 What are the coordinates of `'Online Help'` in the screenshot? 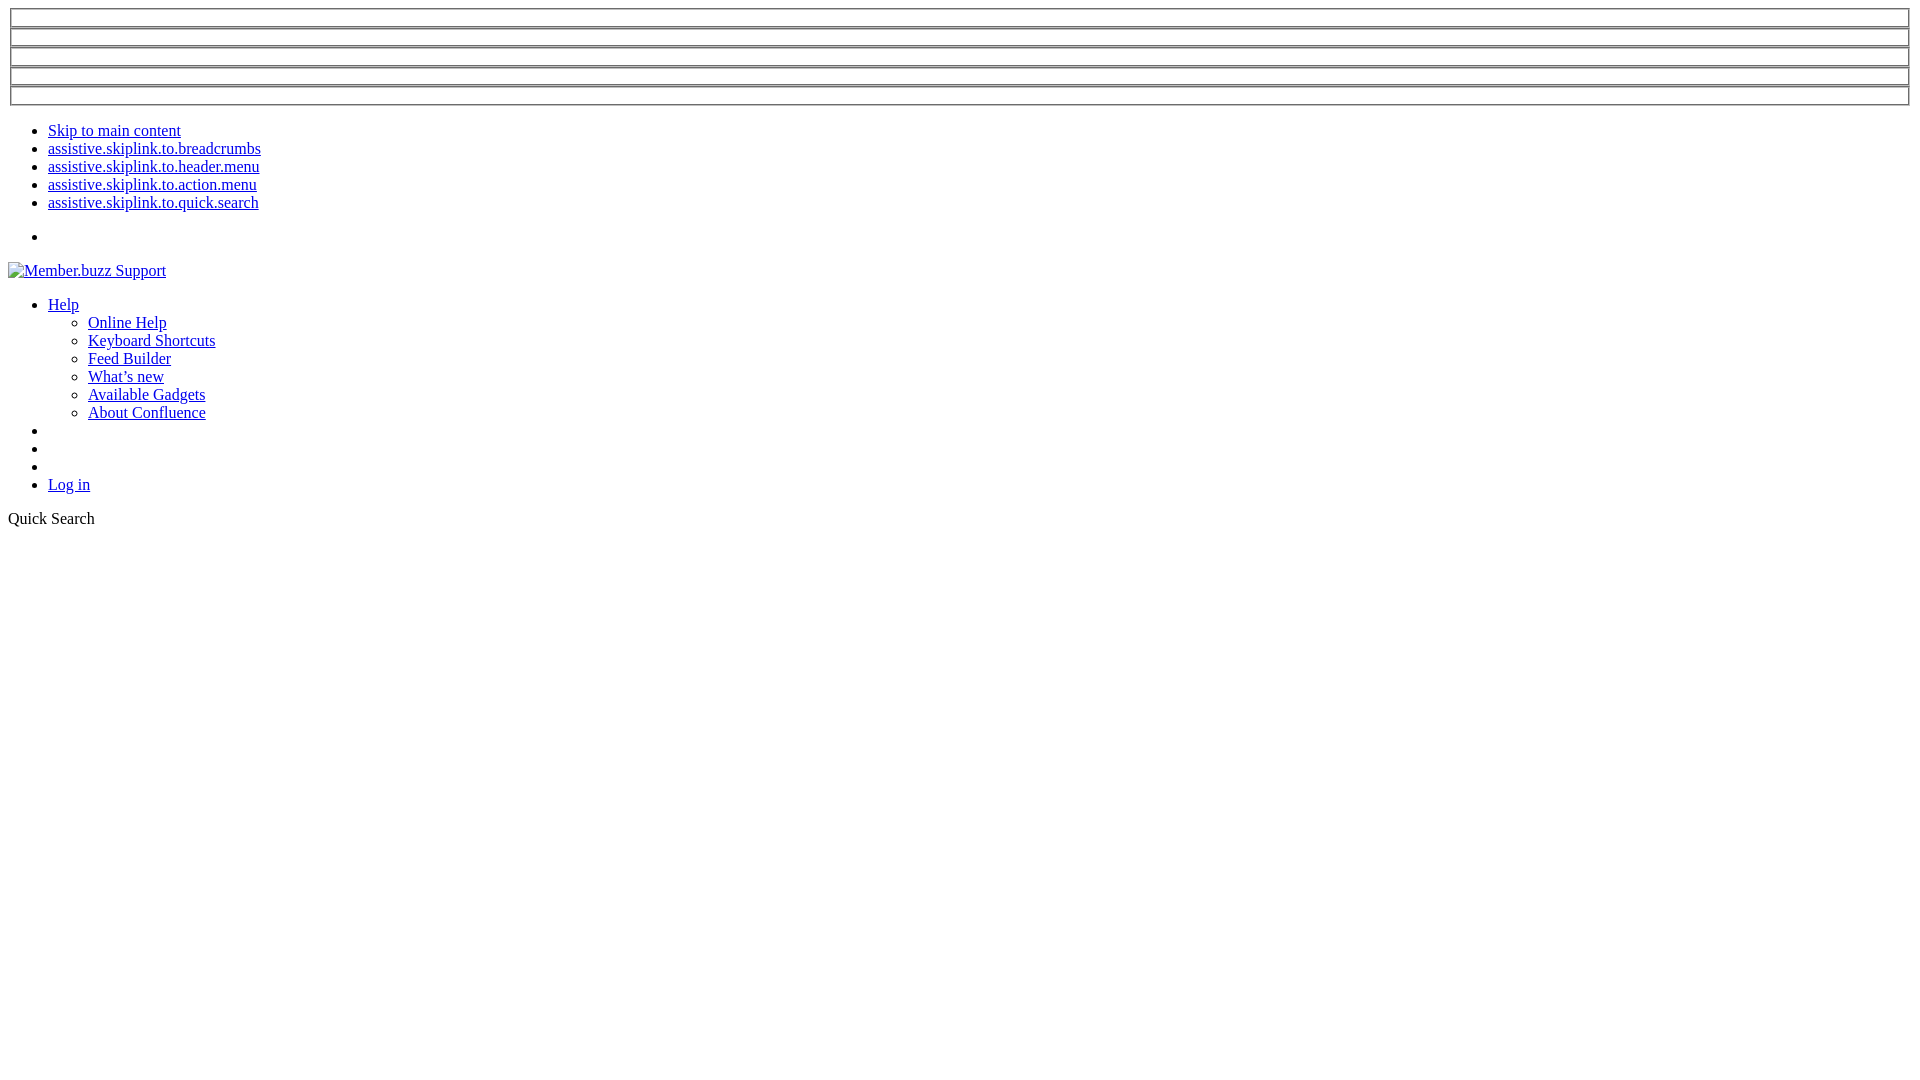 It's located at (126, 321).